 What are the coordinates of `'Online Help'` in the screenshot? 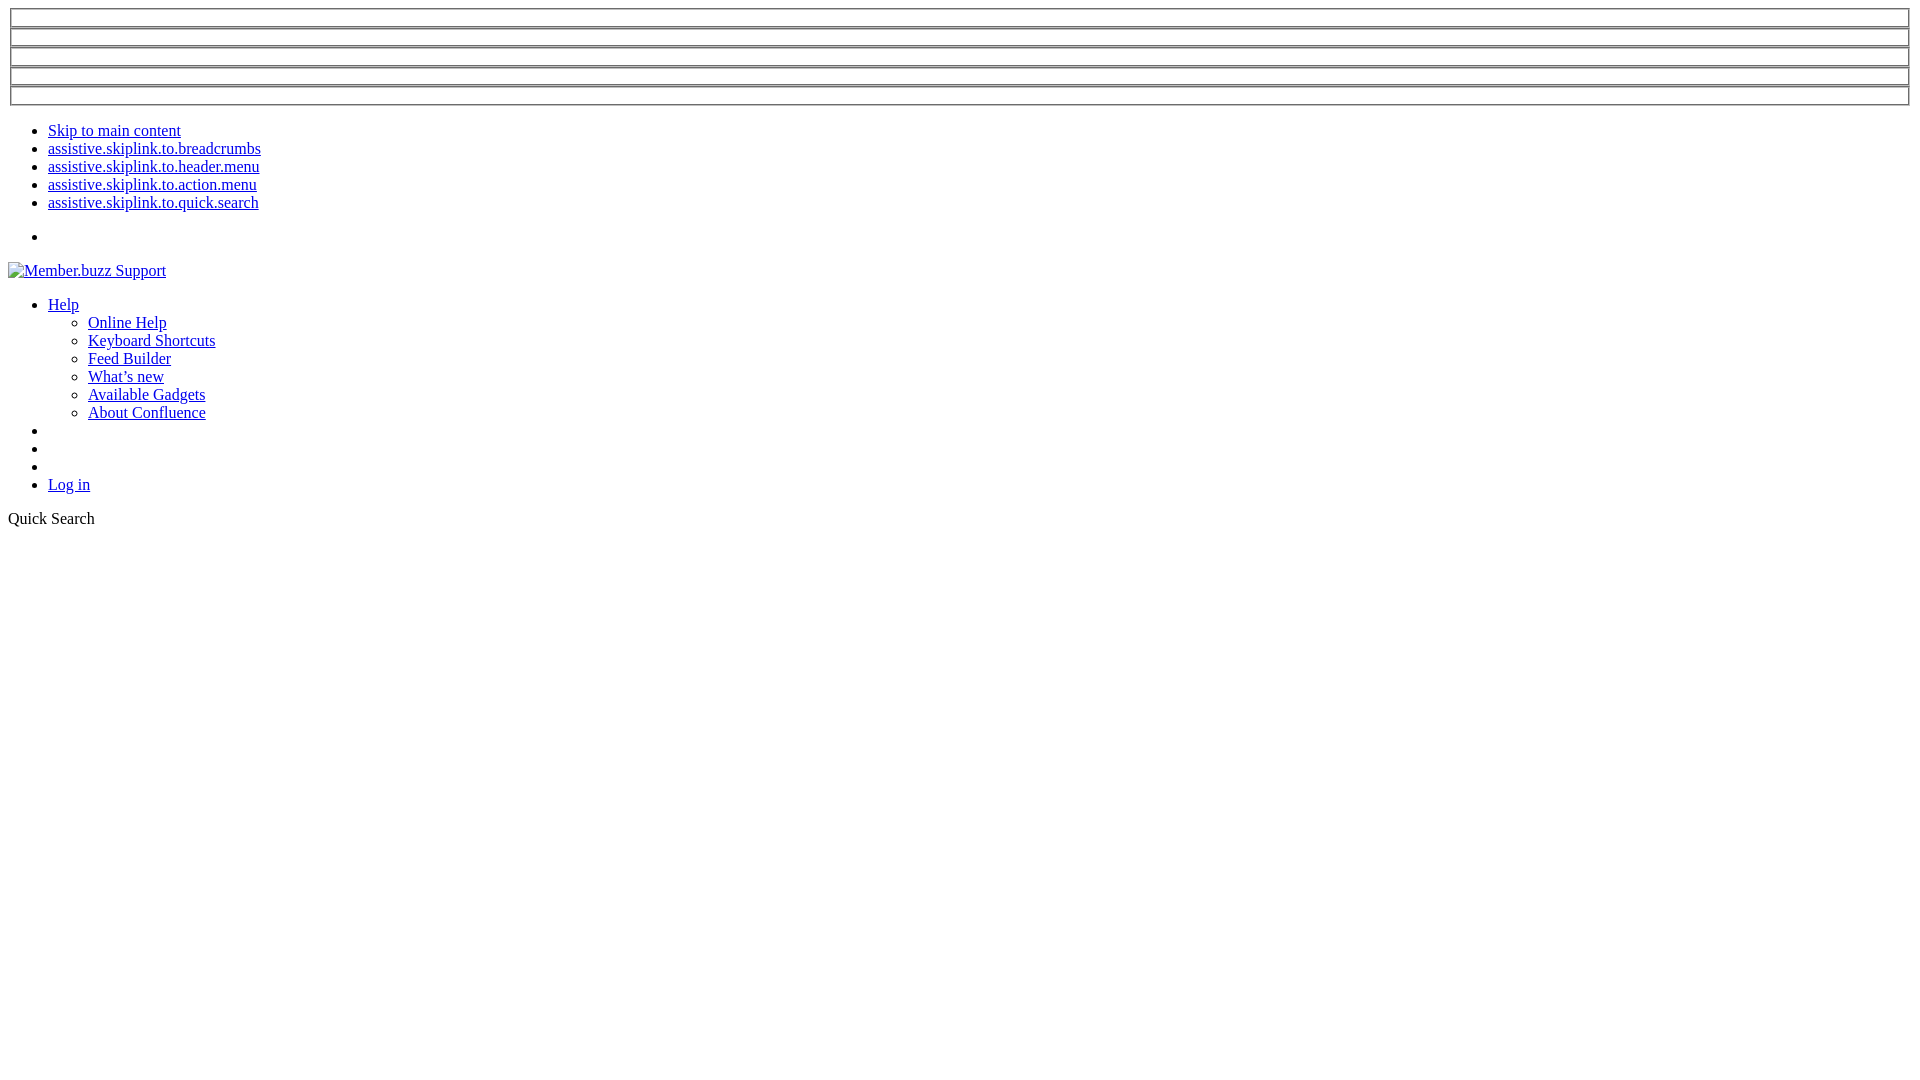 It's located at (126, 321).